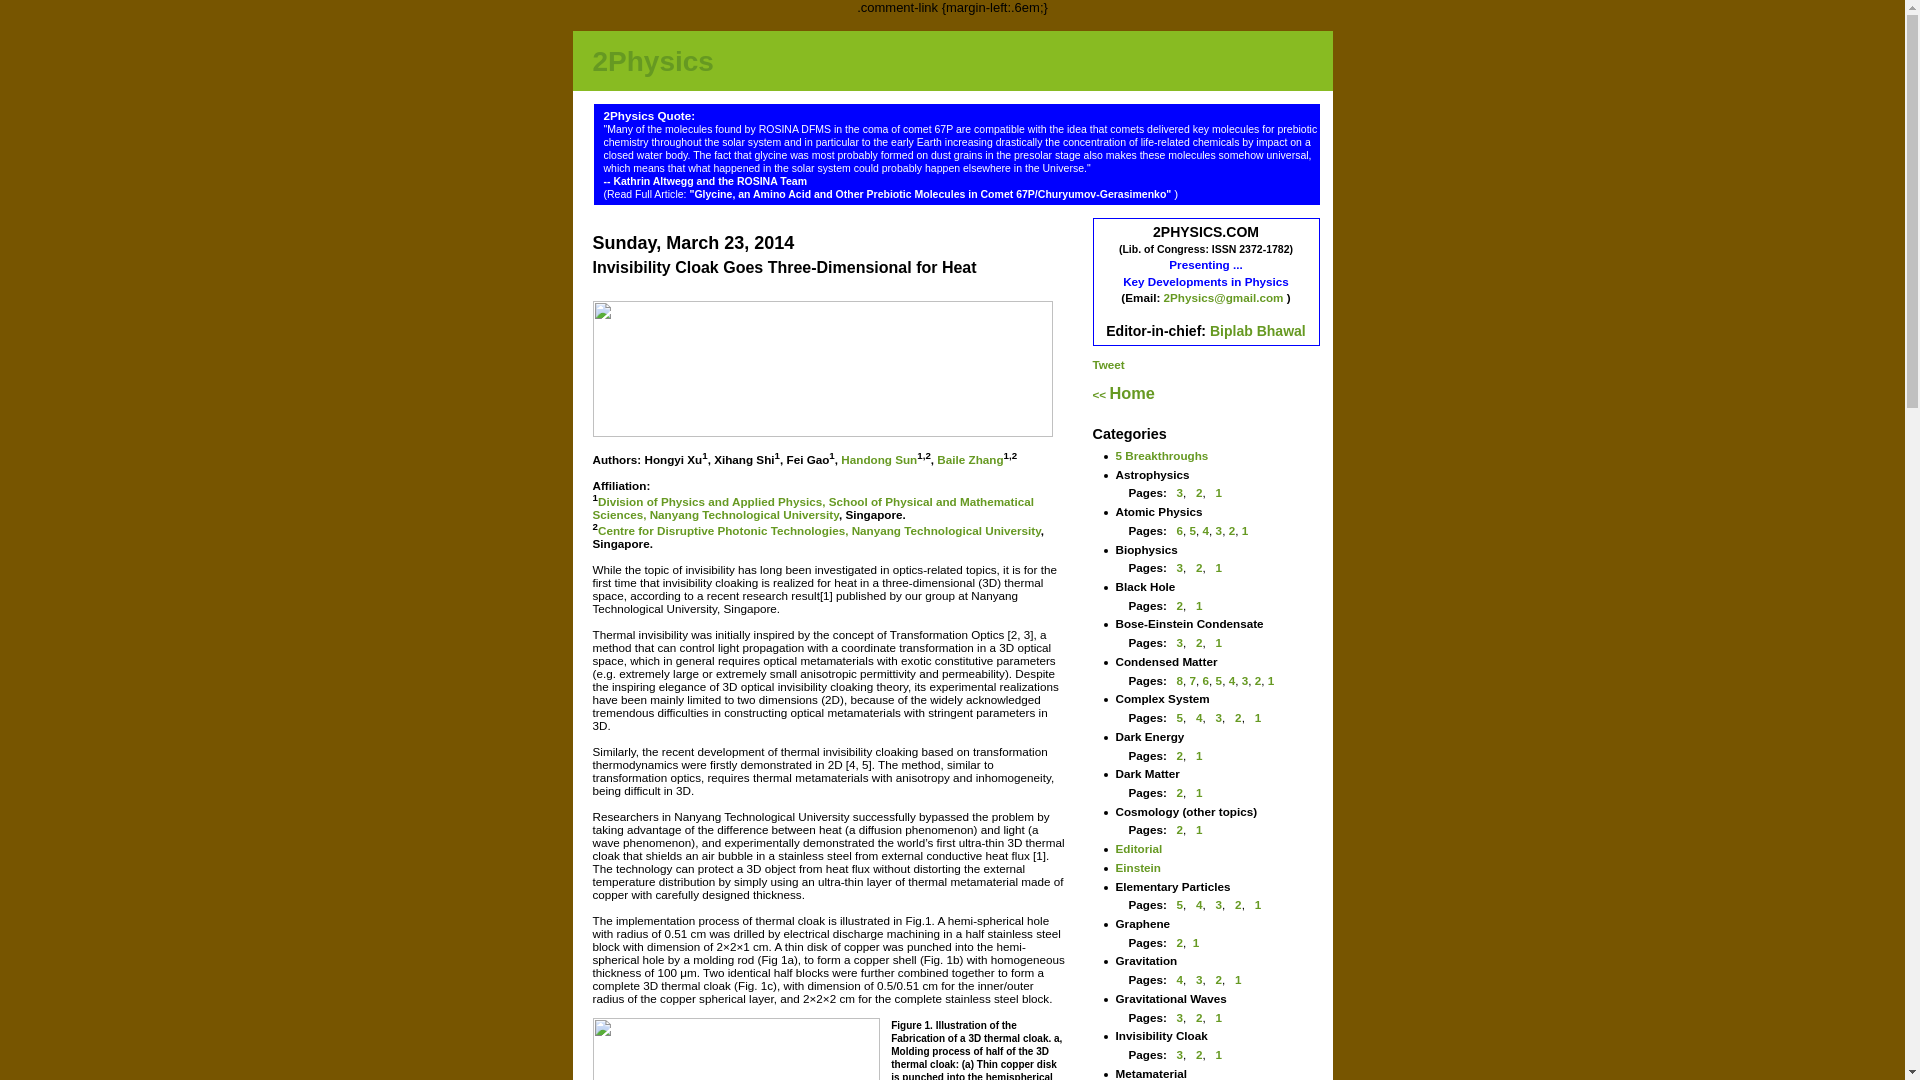 This screenshot has height=1080, width=1920. Describe the element at coordinates (1199, 604) in the screenshot. I see `'1'` at that location.